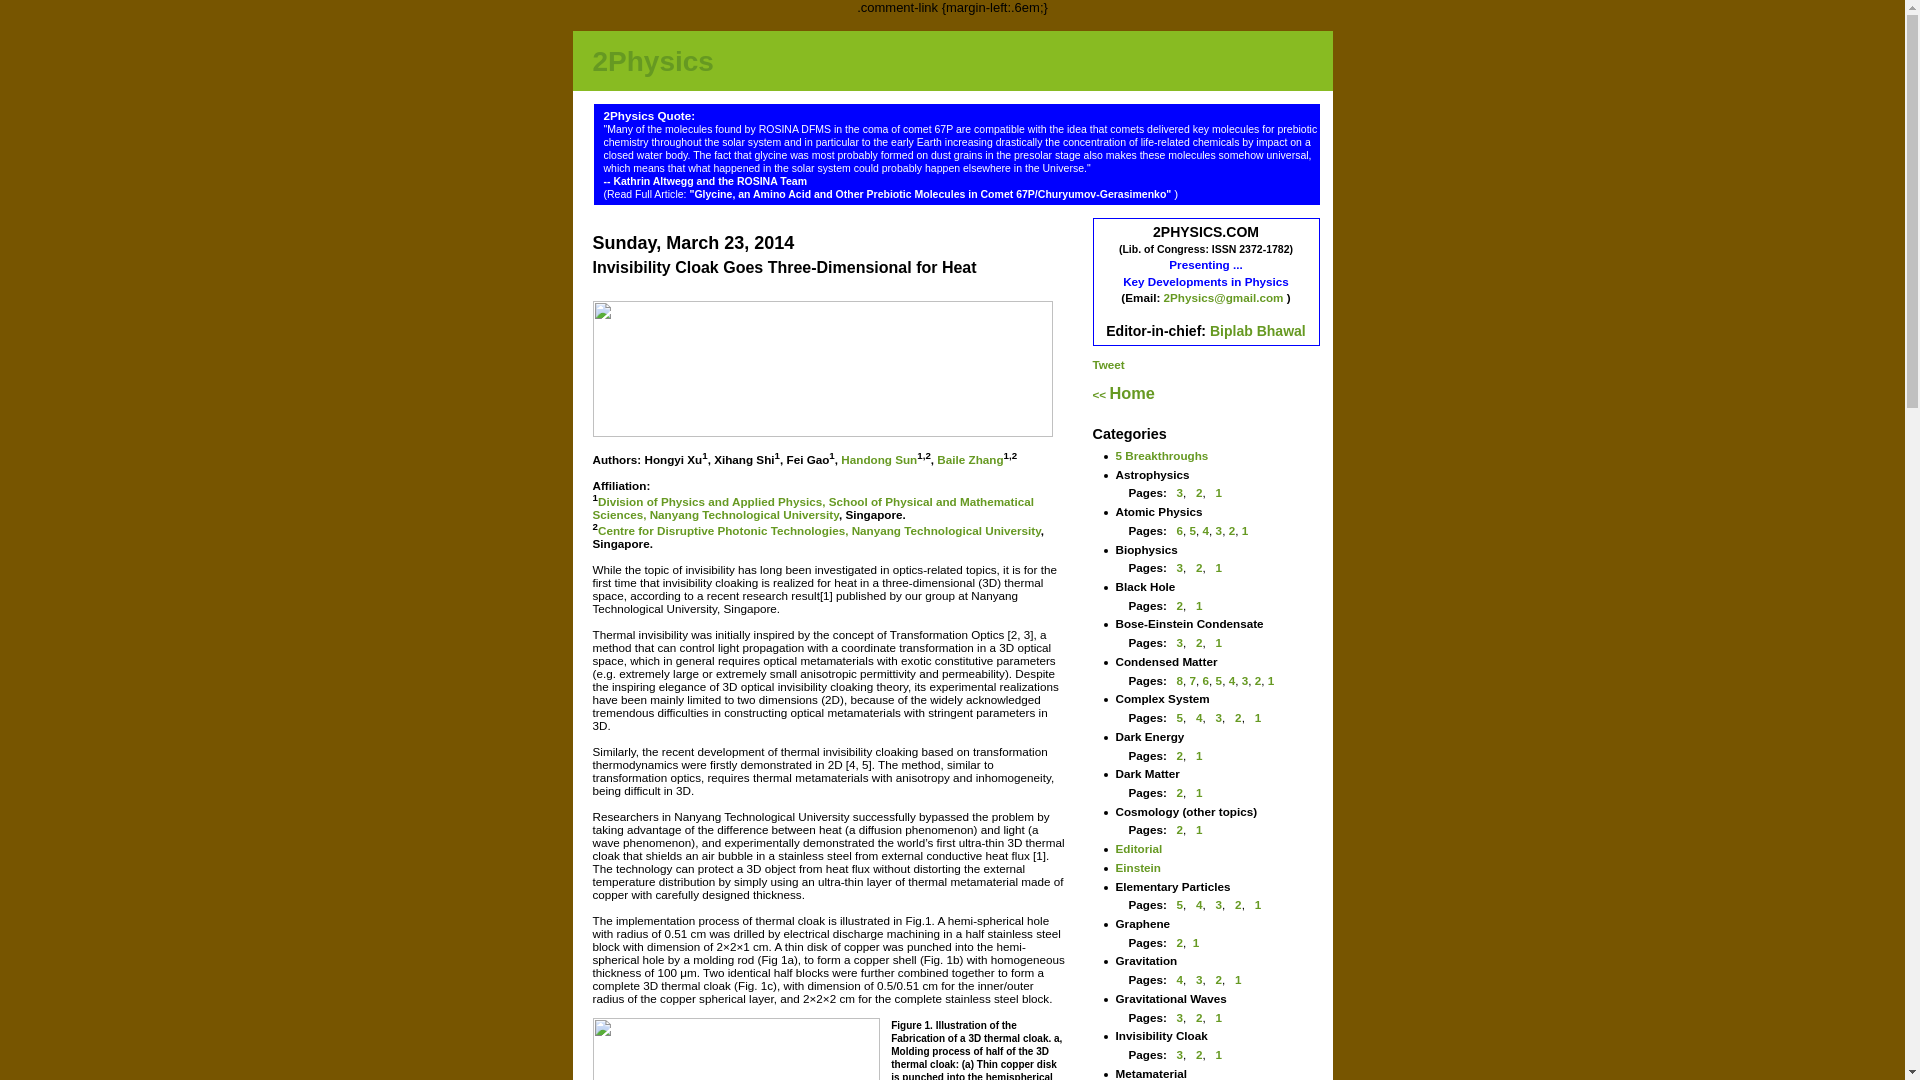 This screenshot has height=1080, width=1920. Describe the element at coordinates (1199, 604) in the screenshot. I see `'1'` at that location.